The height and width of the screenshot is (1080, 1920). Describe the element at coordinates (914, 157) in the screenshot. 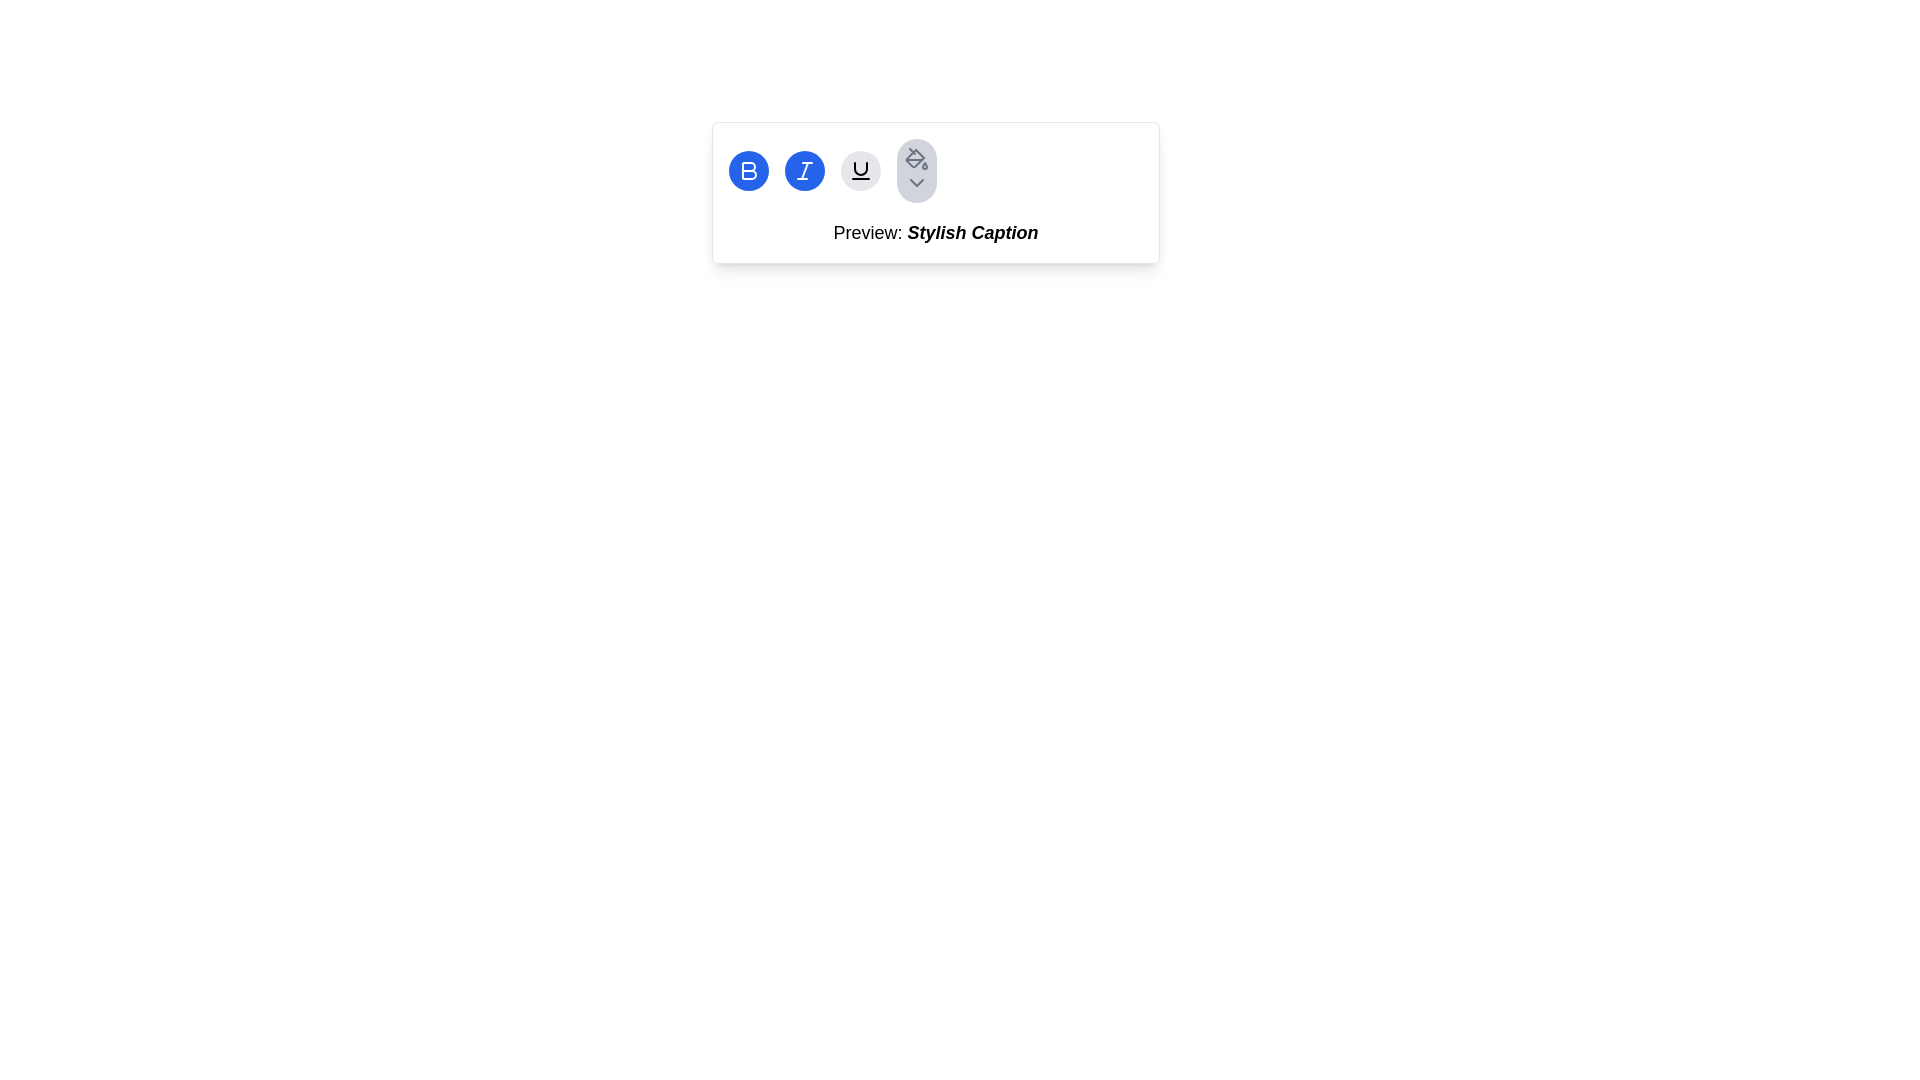

I see `the paint bucket icon button in the toolbar` at that location.